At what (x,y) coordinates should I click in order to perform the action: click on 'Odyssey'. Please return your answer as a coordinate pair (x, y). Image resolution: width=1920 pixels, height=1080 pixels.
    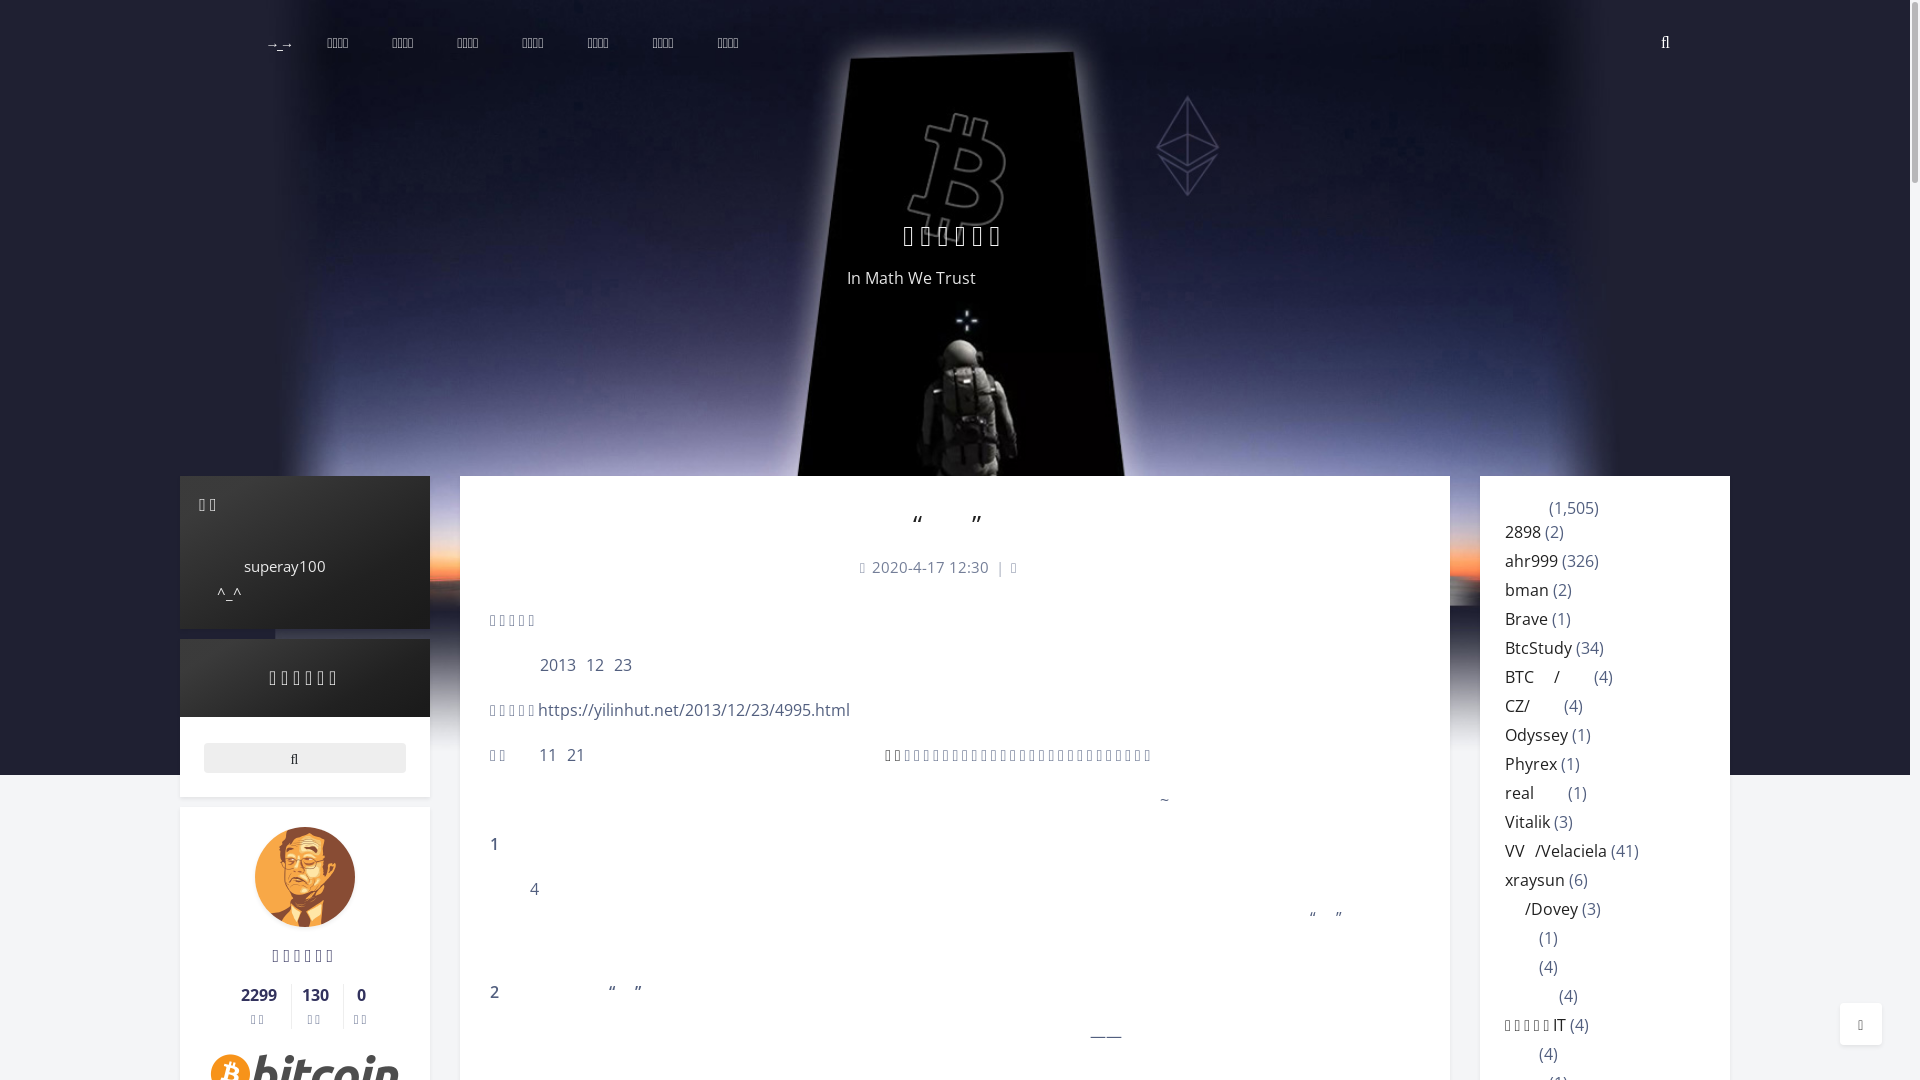
    Looking at the image, I should click on (1535, 735).